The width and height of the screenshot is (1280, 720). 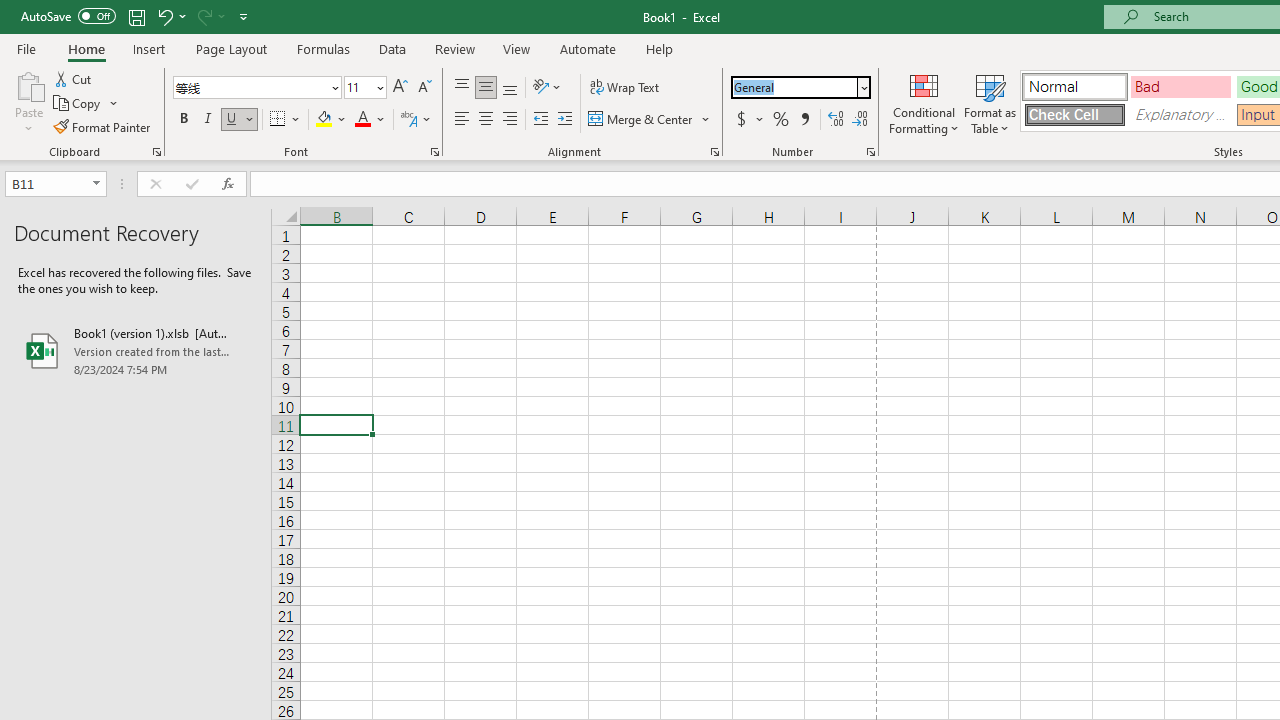 What do you see at coordinates (1073, 114) in the screenshot?
I see `'Check Cell'` at bounding box center [1073, 114].